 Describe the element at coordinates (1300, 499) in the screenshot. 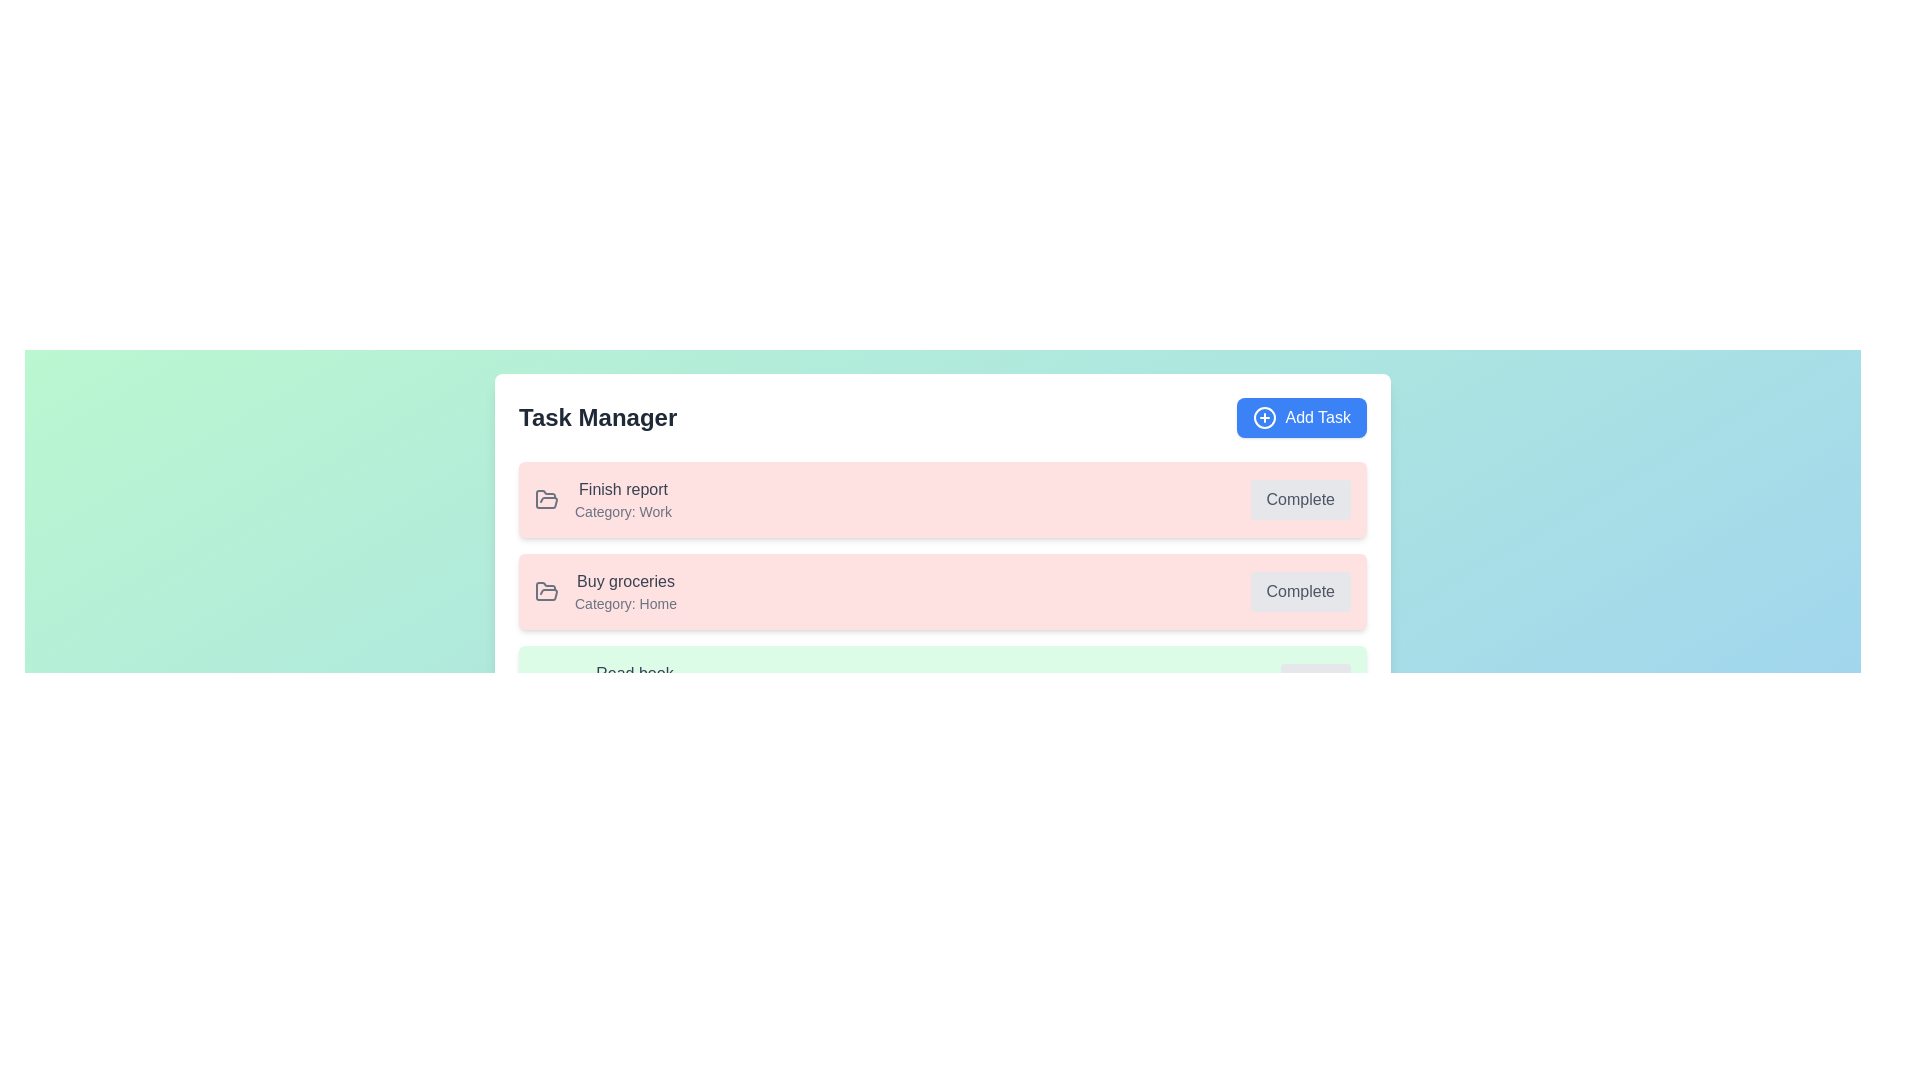

I see `the button that marks the 'Finish report' task as complete` at that location.